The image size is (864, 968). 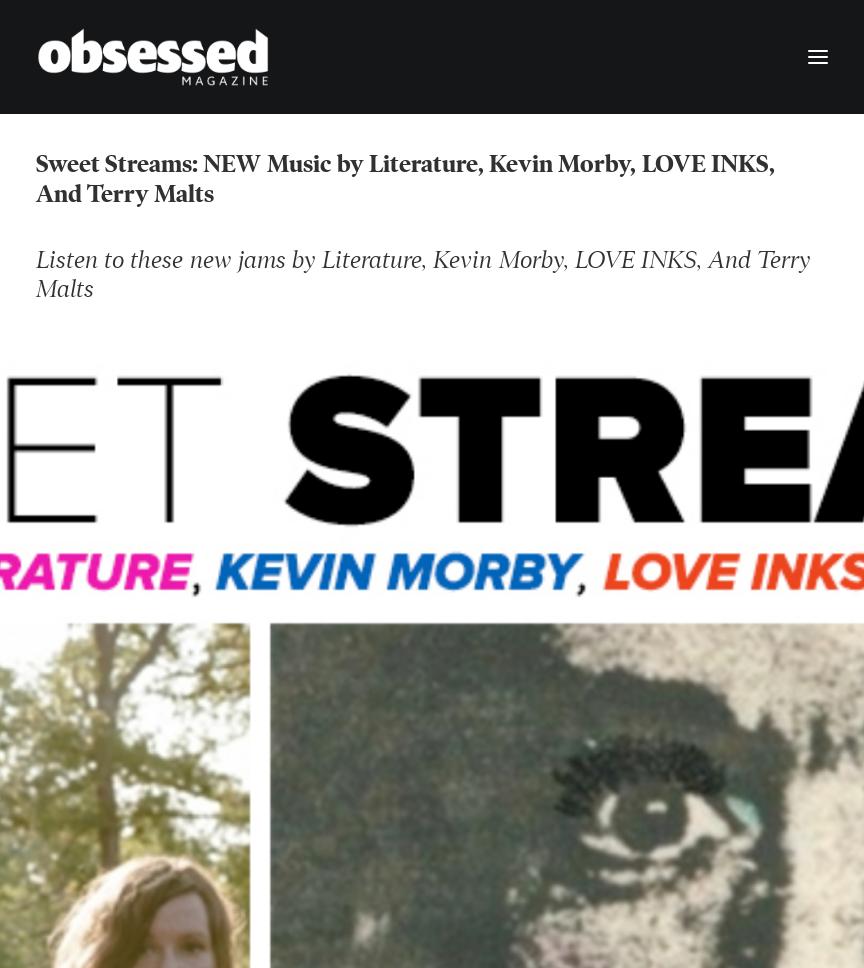 I want to click on 'Listen', so click(x=66, y=263).